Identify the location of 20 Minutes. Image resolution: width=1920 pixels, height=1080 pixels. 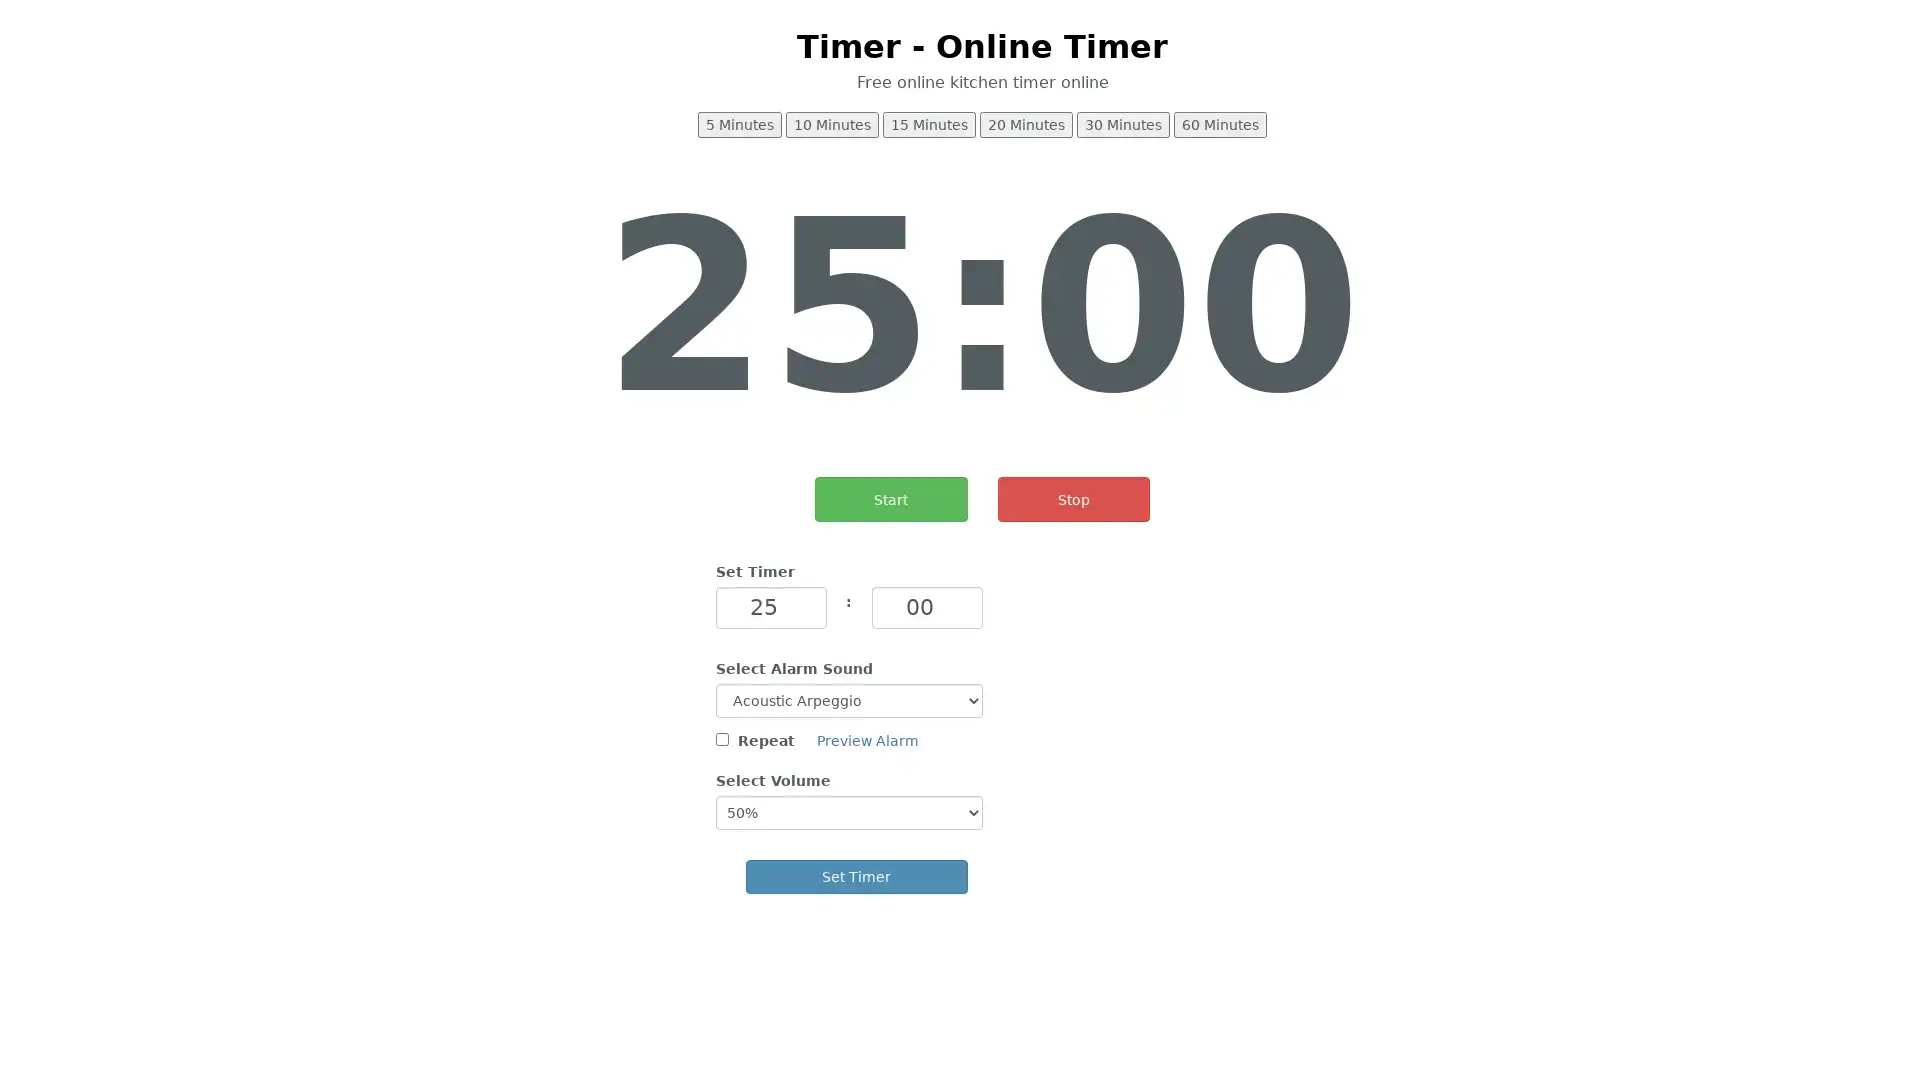
(1026, 123).